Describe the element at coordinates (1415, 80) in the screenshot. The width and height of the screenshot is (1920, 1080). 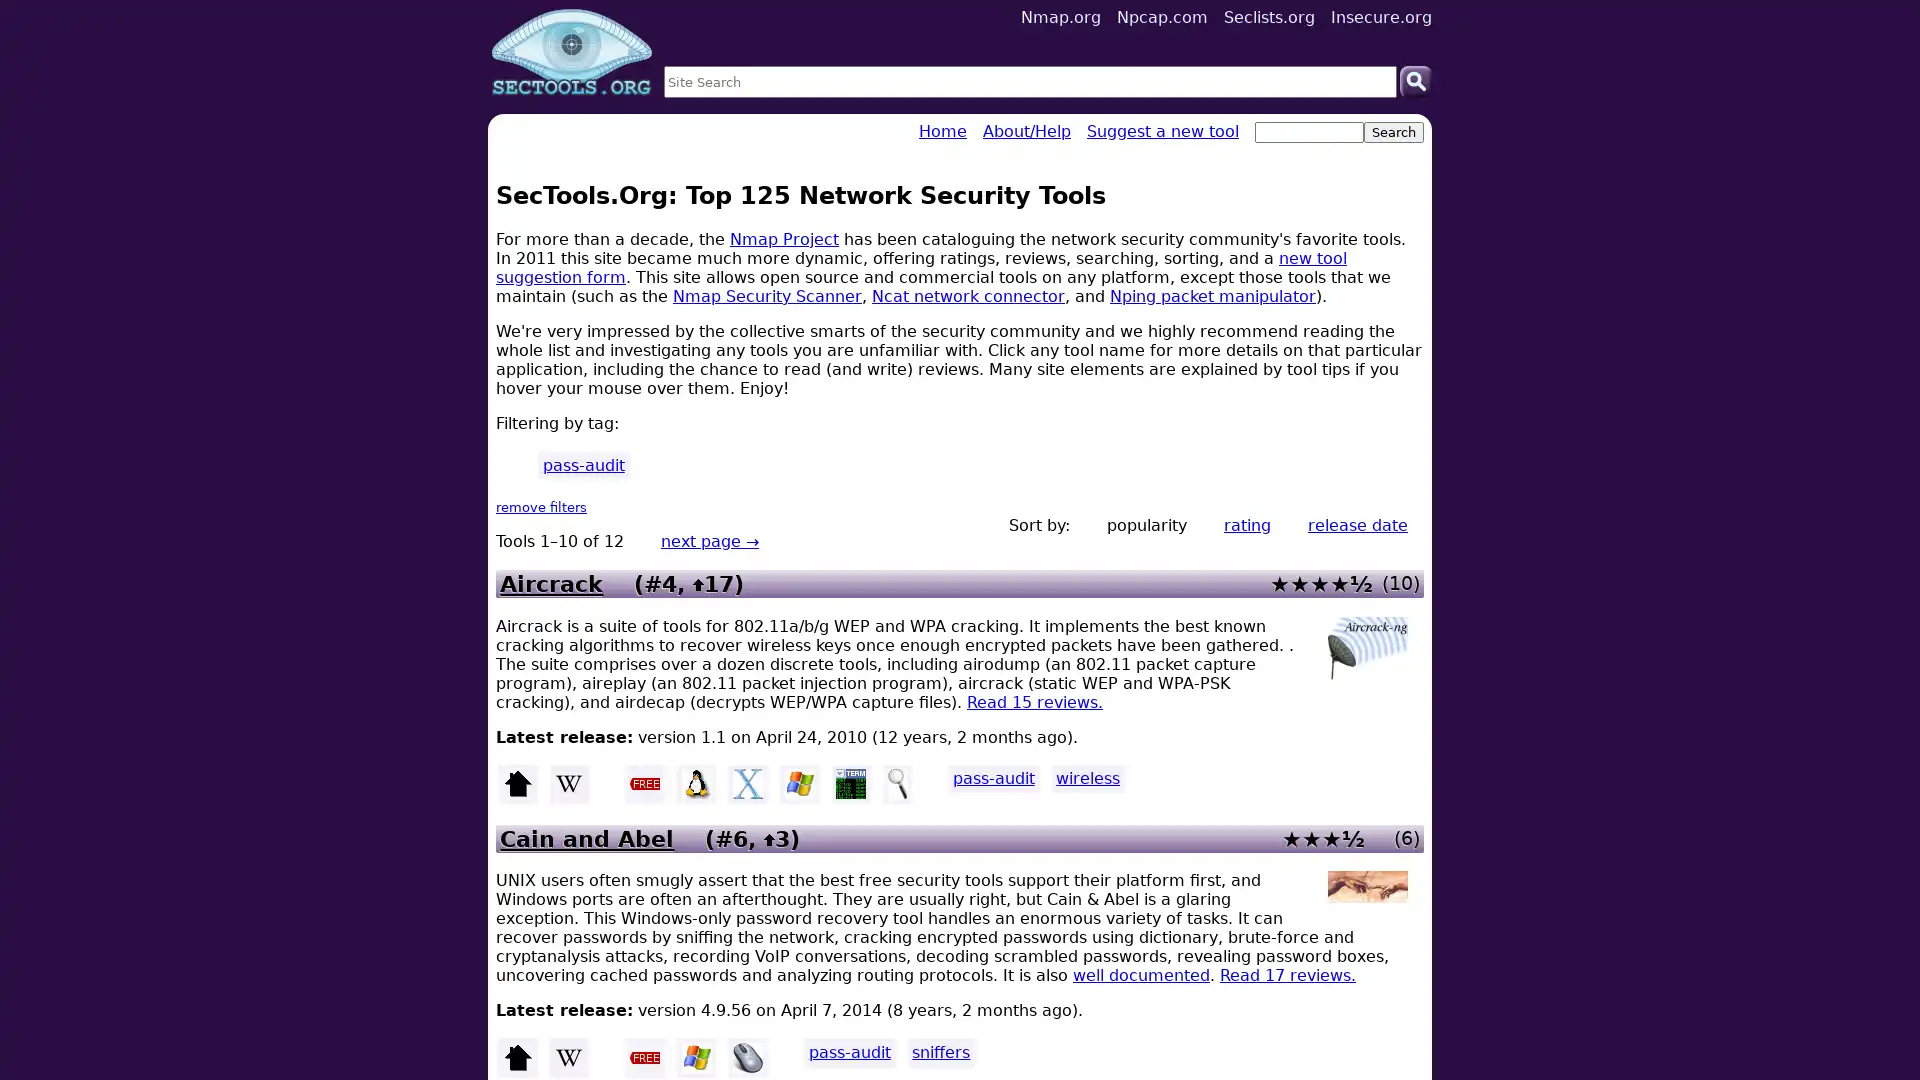
I see `Search` at that location.